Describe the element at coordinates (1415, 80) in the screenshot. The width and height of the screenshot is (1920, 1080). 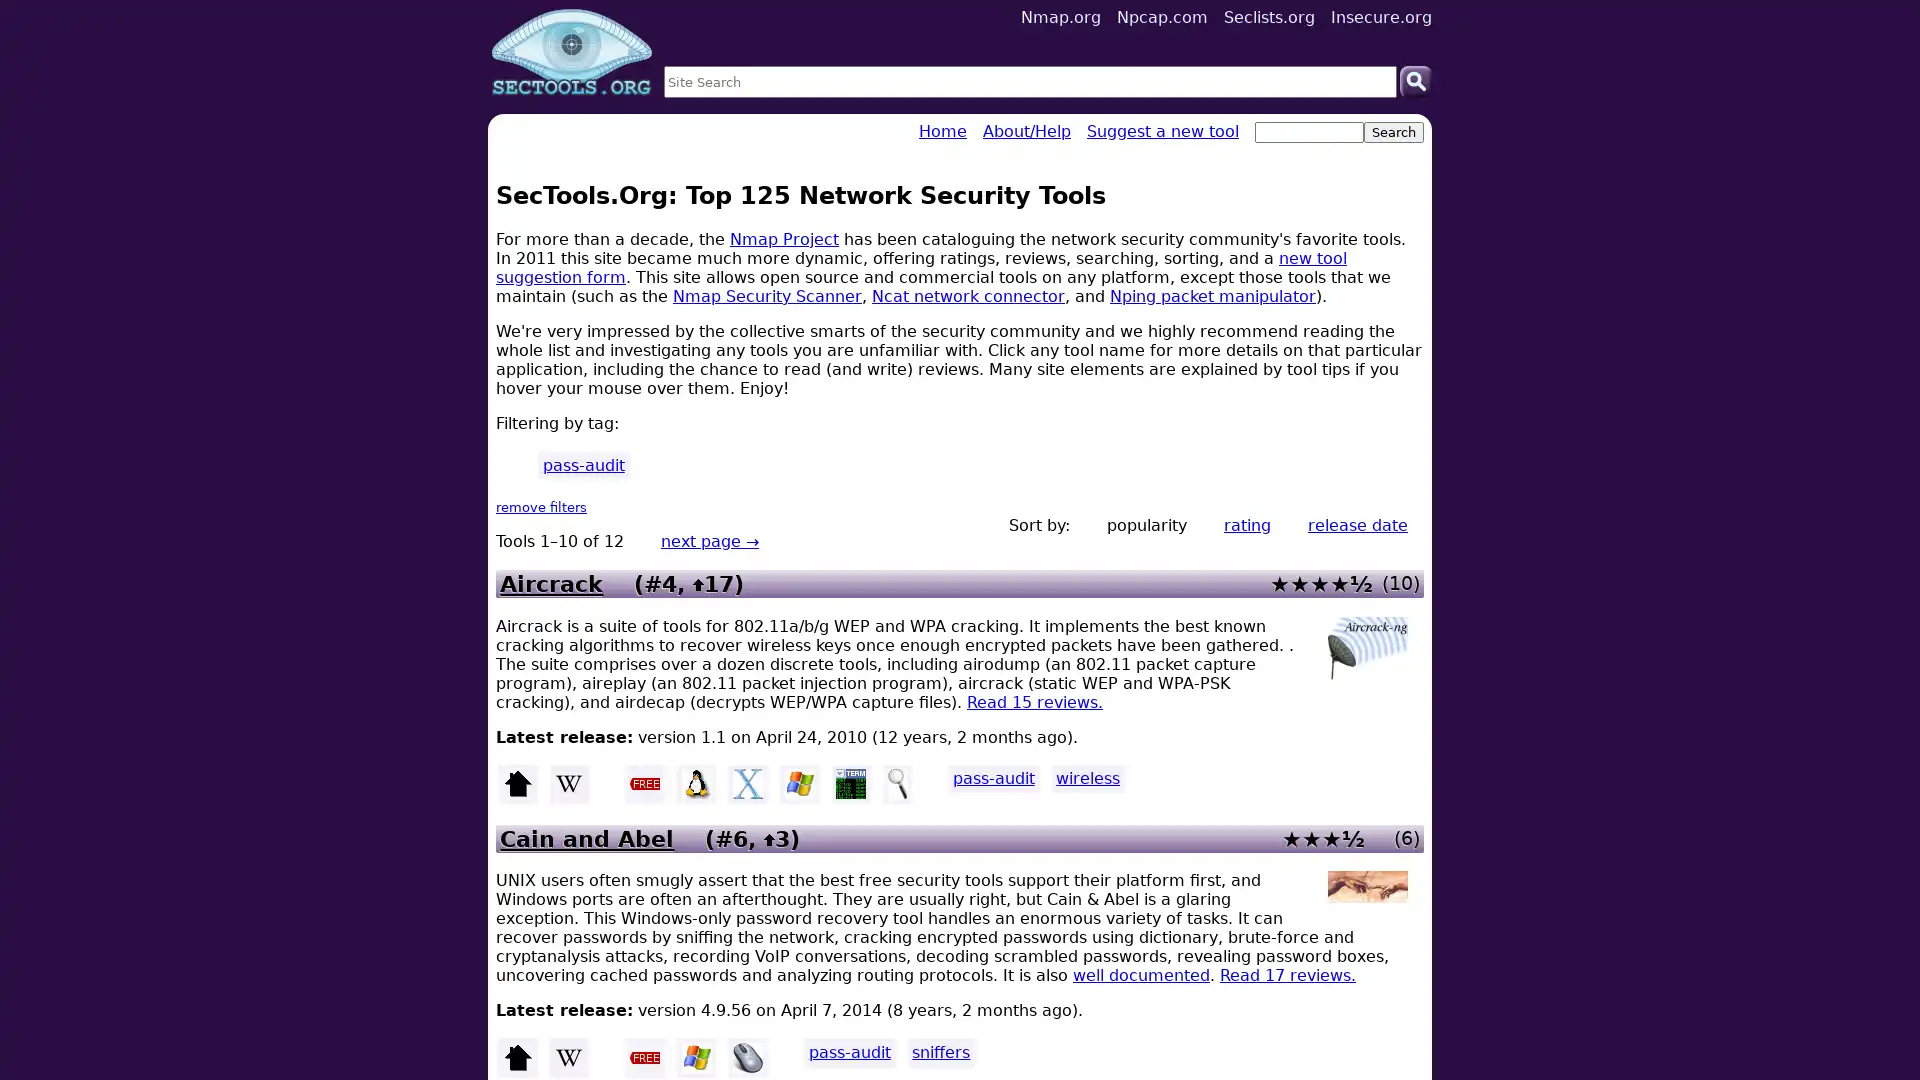
I see `Search` at that location.